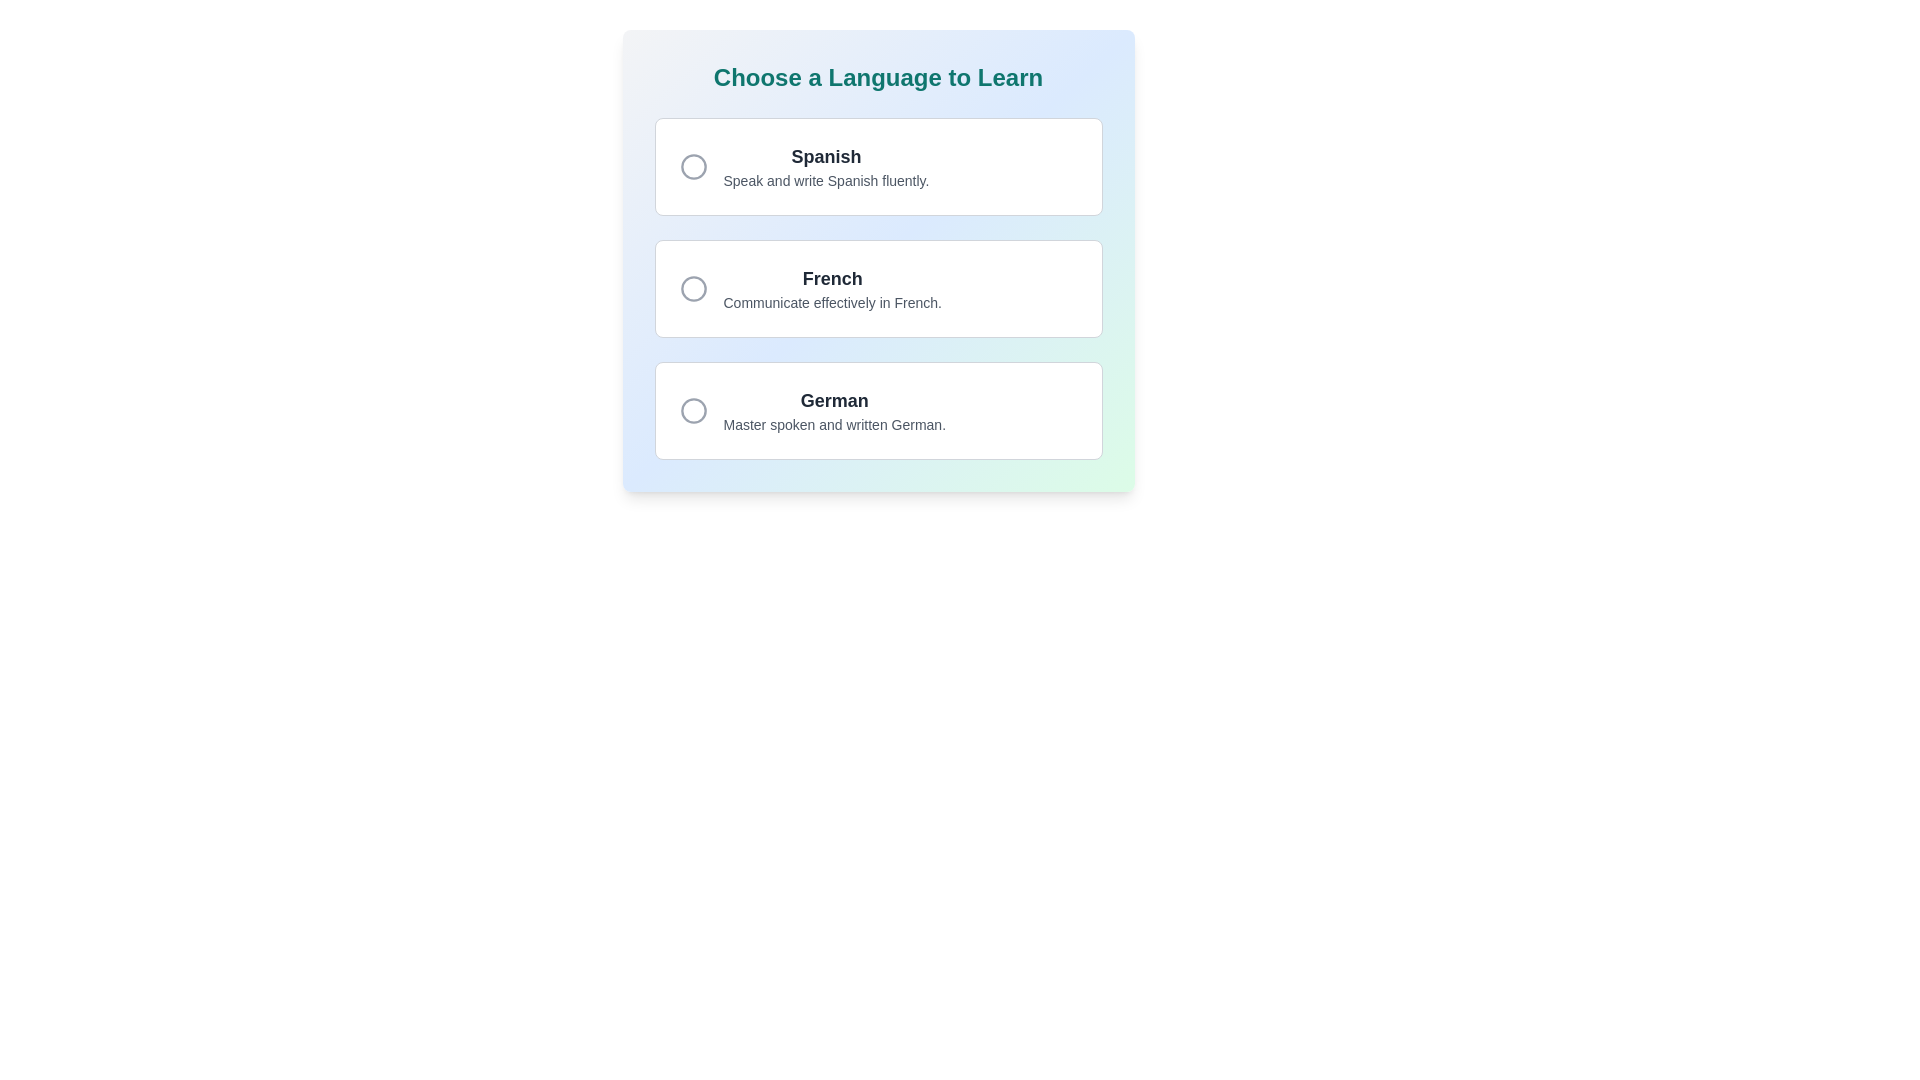  What do you see at coordinates (826, 181) in the screenshot?
I see `the text element that reads 'Speak and write Spanish fluently.', which is styled in gray and located immediately below the bolded text 'Spanish'` at bounding box center [826, 181].